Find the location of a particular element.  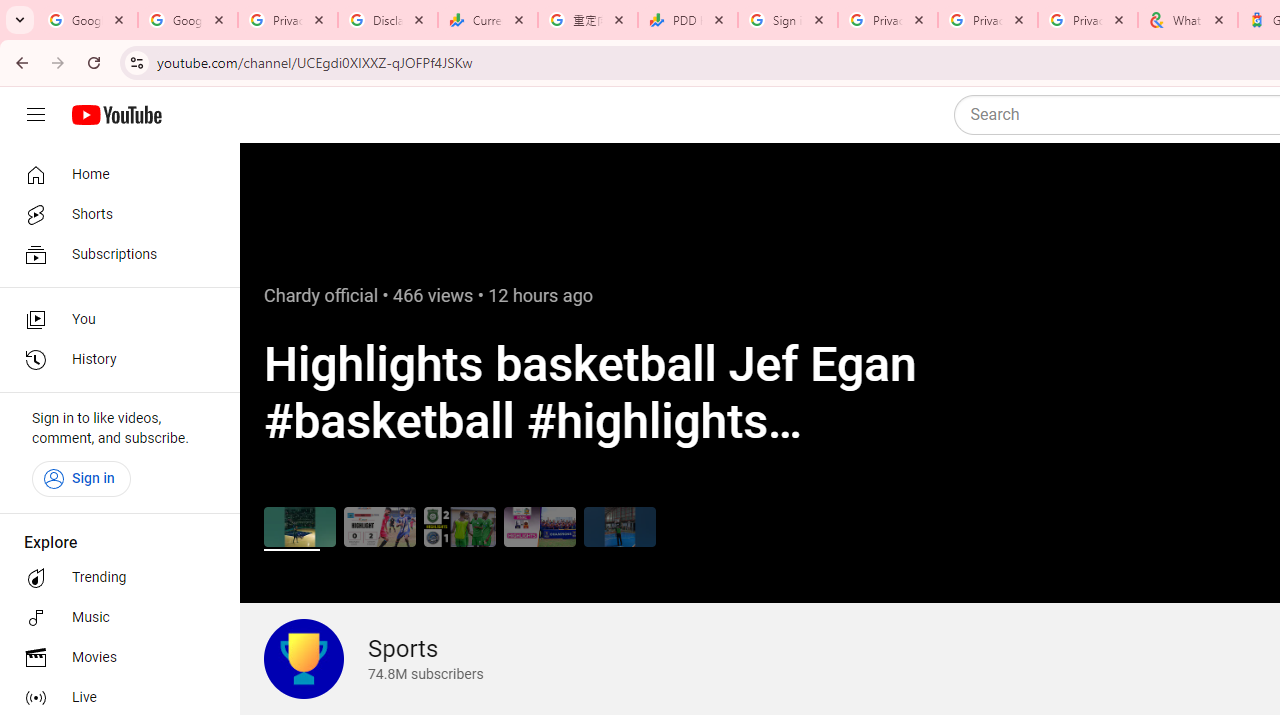

'Privacy Checkup' is located at coordinates (1087, 20).